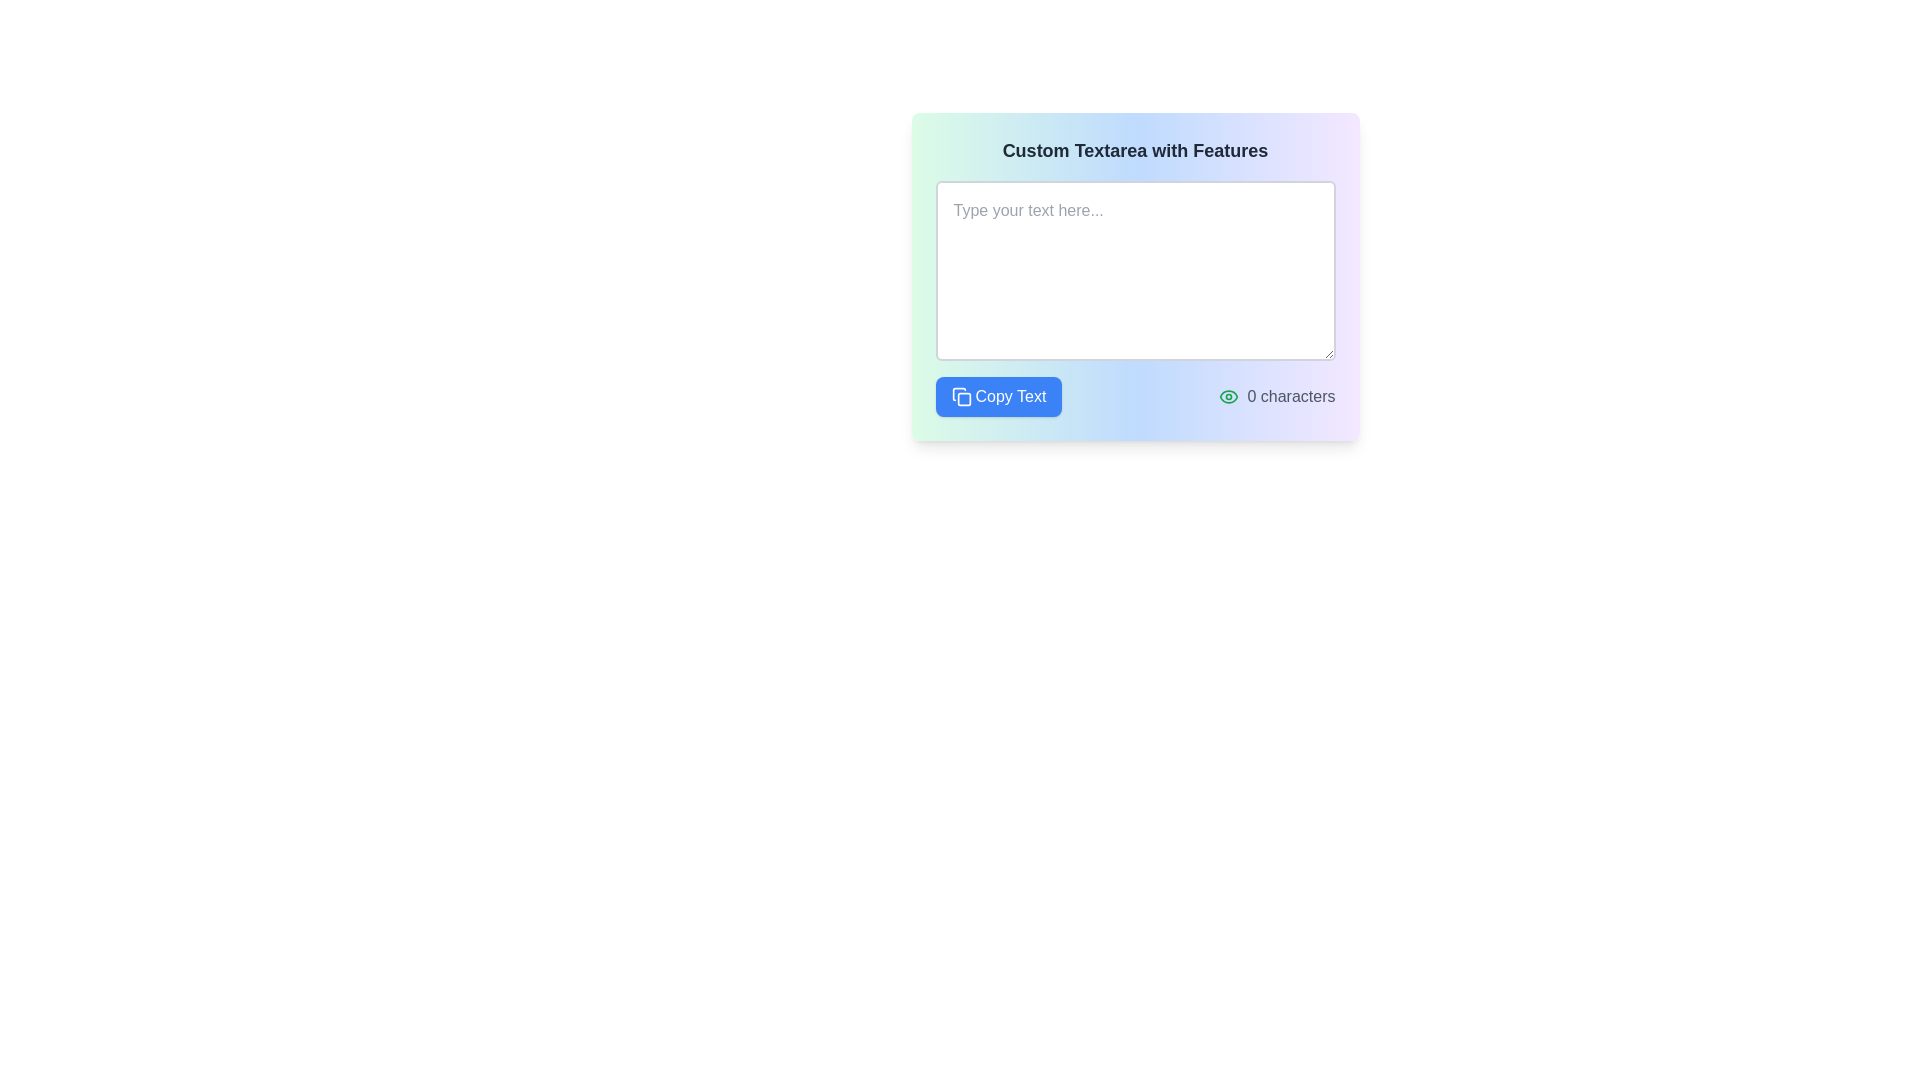 This screenshot has width=1920, height=1080. What do you see at coordinates (998, 397) in the screenshot?
I see `the button with a blue background and white text reading 'Copy Text'` at bounding box center [998, 397].